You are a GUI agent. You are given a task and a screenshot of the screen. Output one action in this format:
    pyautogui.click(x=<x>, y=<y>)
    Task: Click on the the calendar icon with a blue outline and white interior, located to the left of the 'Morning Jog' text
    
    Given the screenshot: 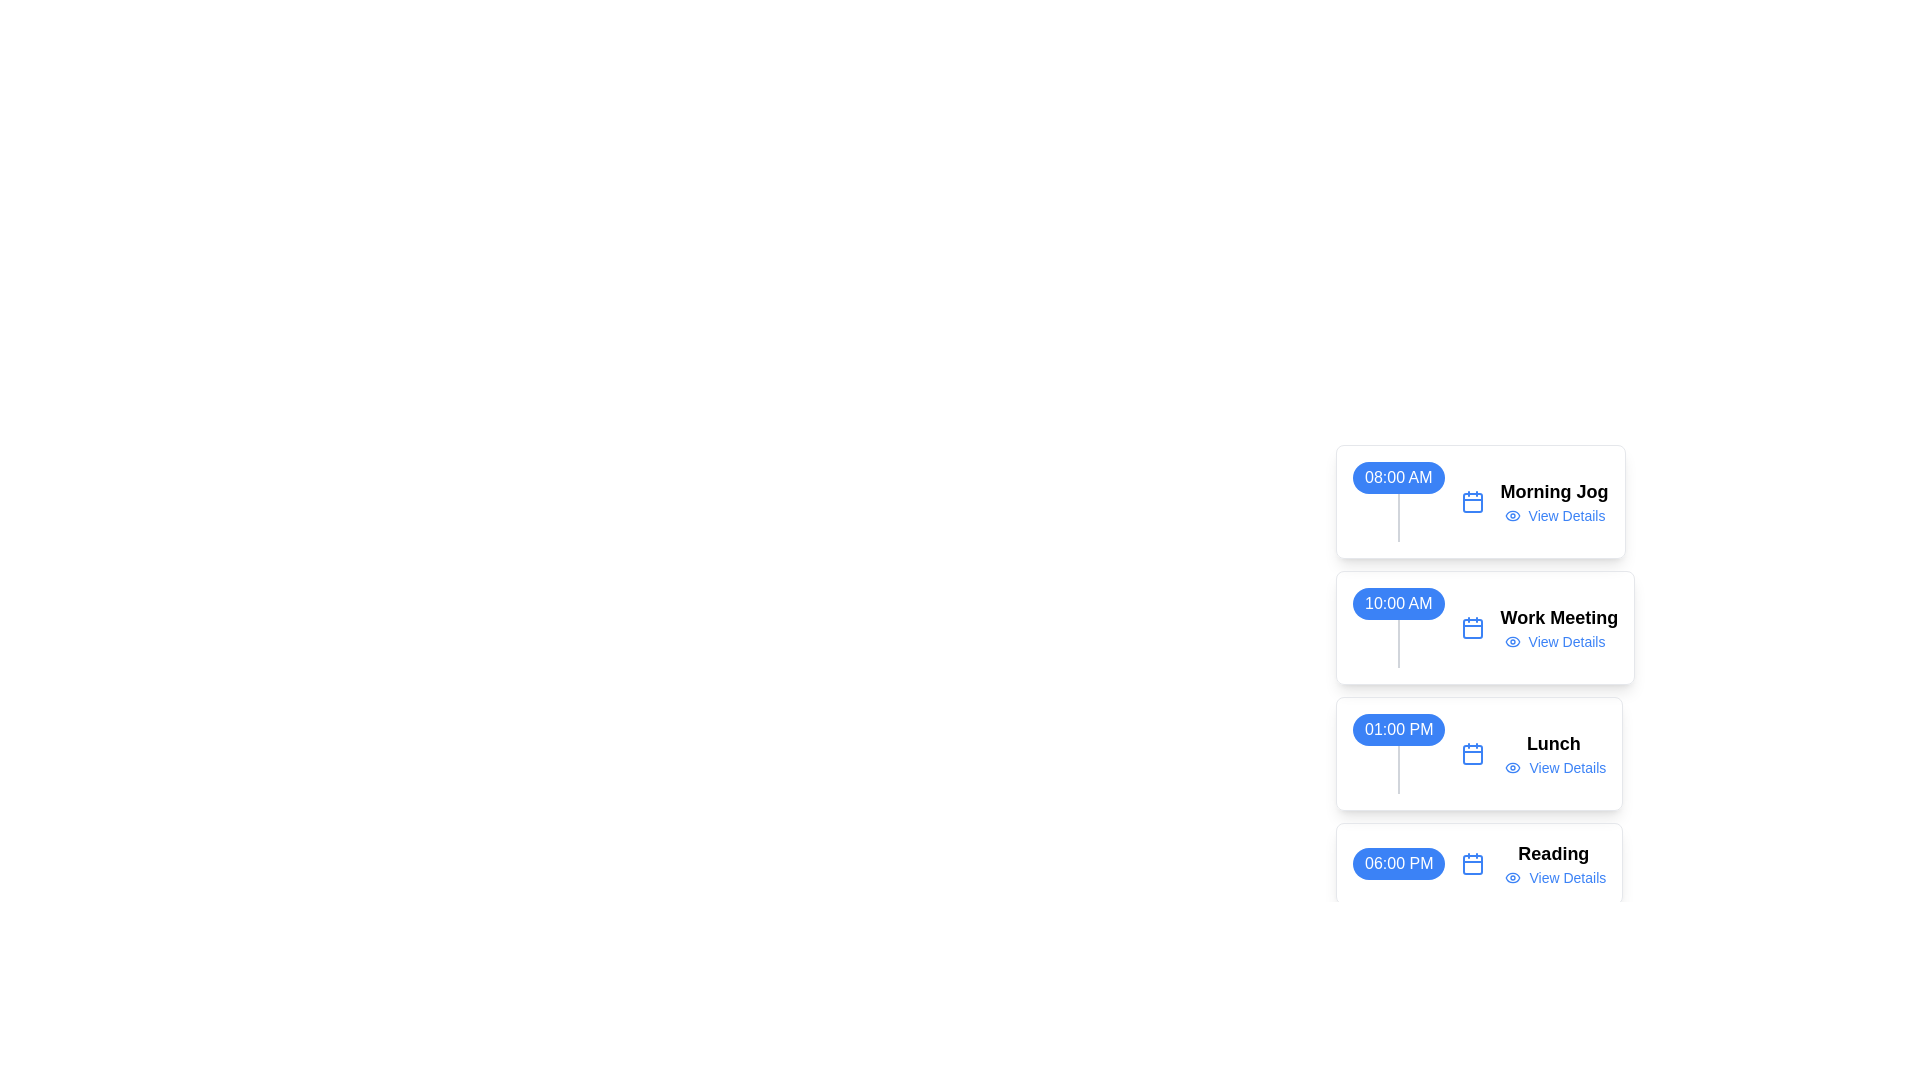 What is the action you would take?
    pyautogui.click(x=1472, y=500)
    